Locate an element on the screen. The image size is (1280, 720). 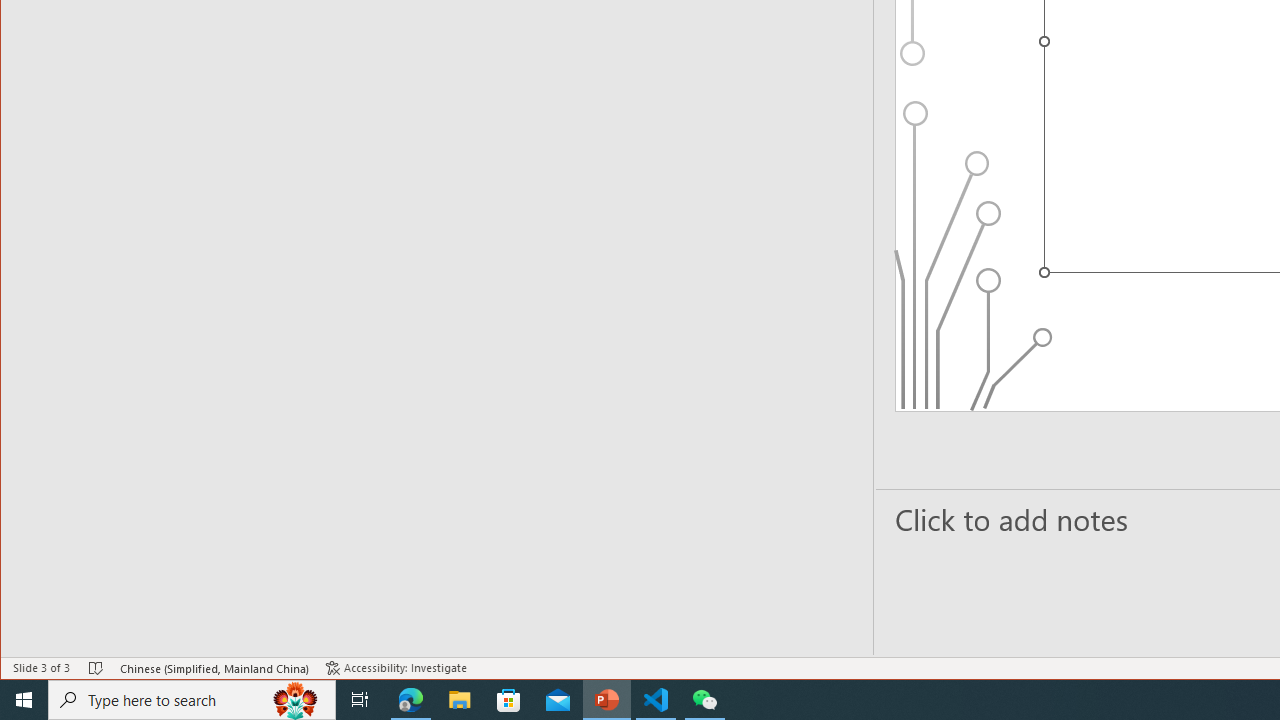
'PowerPoint - 1 running window' is located at coordinates (606, 698).